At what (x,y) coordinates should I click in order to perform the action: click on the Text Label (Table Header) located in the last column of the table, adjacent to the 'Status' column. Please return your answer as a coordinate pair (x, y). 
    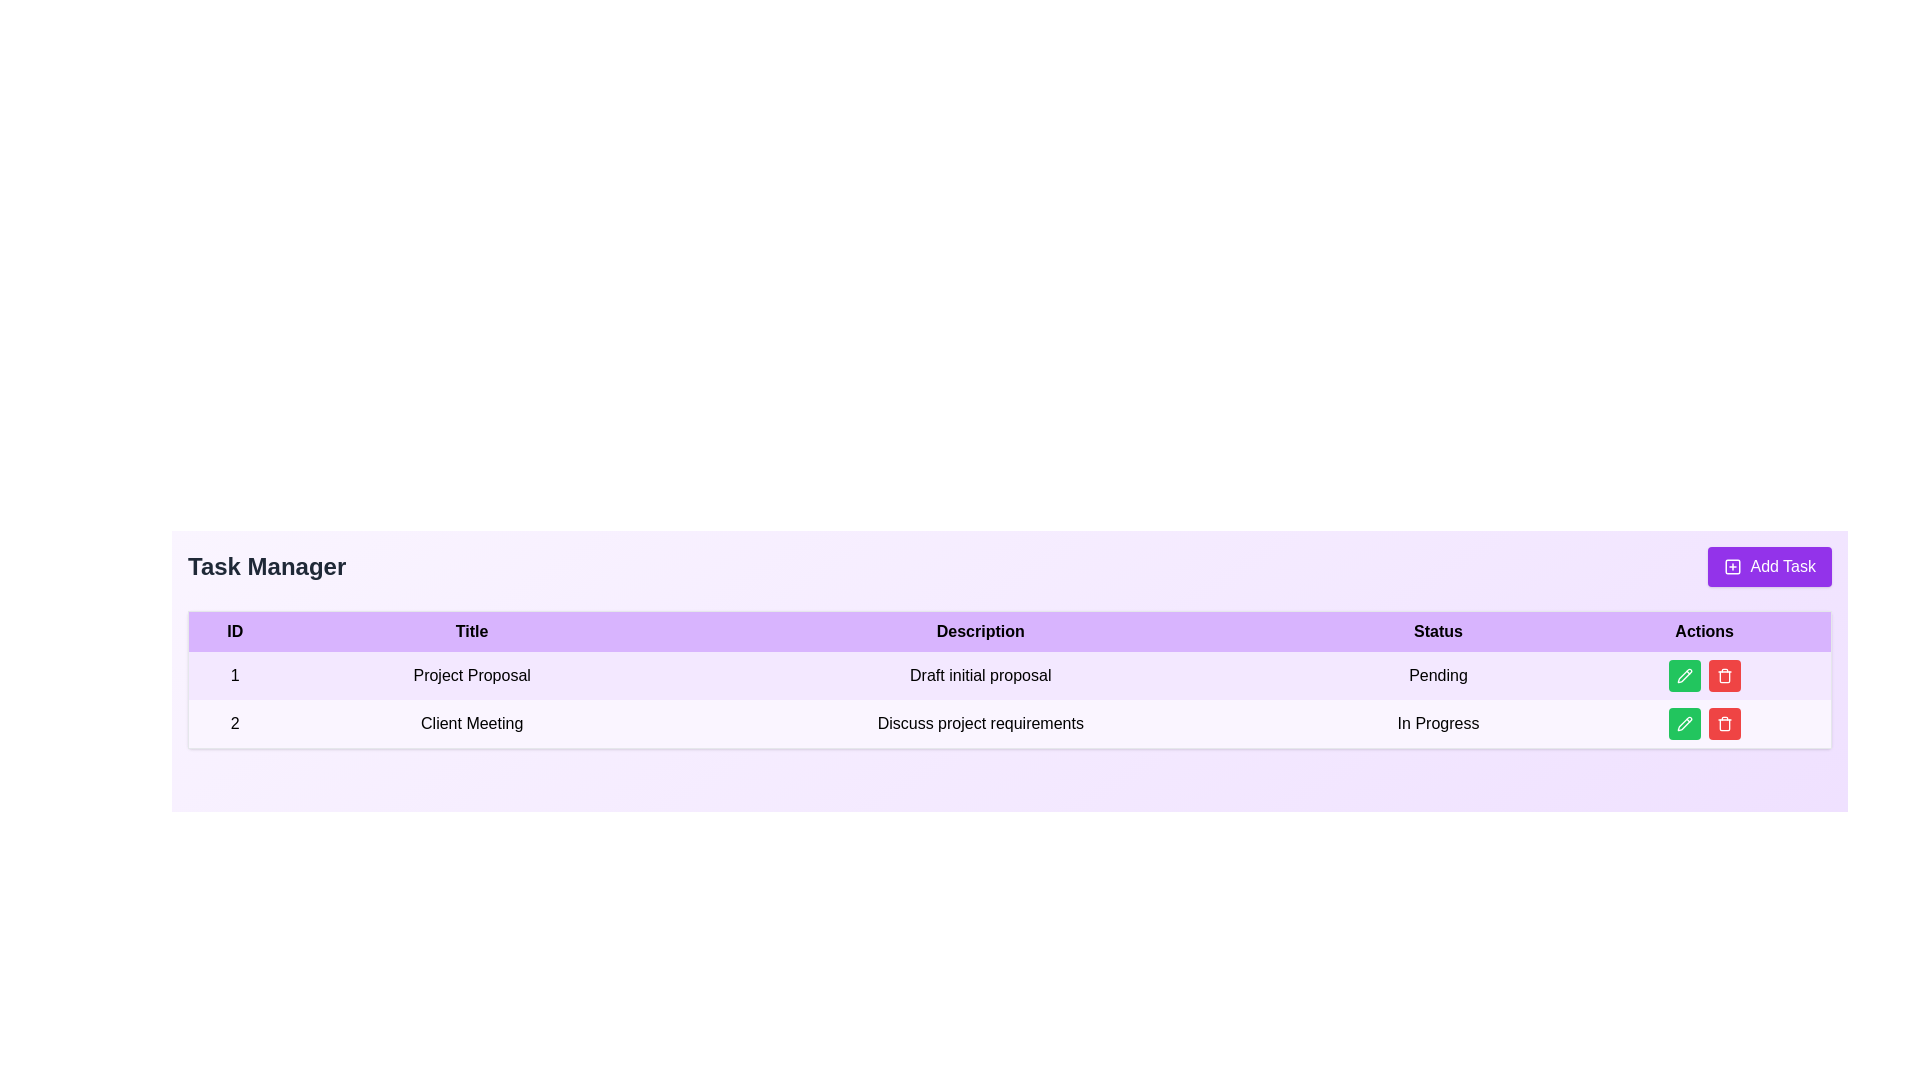
    Looking at the image, I should click on (1703, 631).